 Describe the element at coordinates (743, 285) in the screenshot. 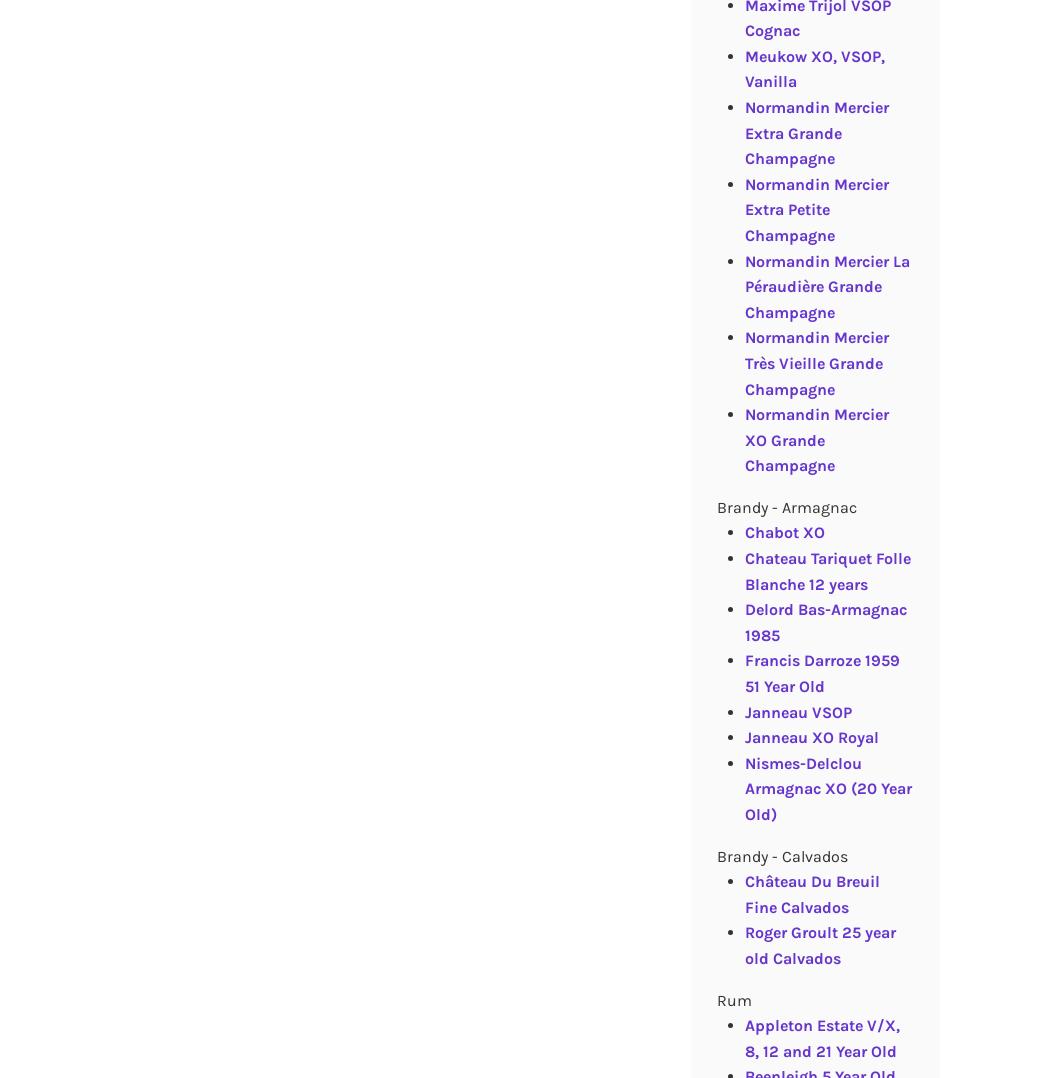

I see `'Normandin Mercier La Péraudière Grande Champagne'` at that location.